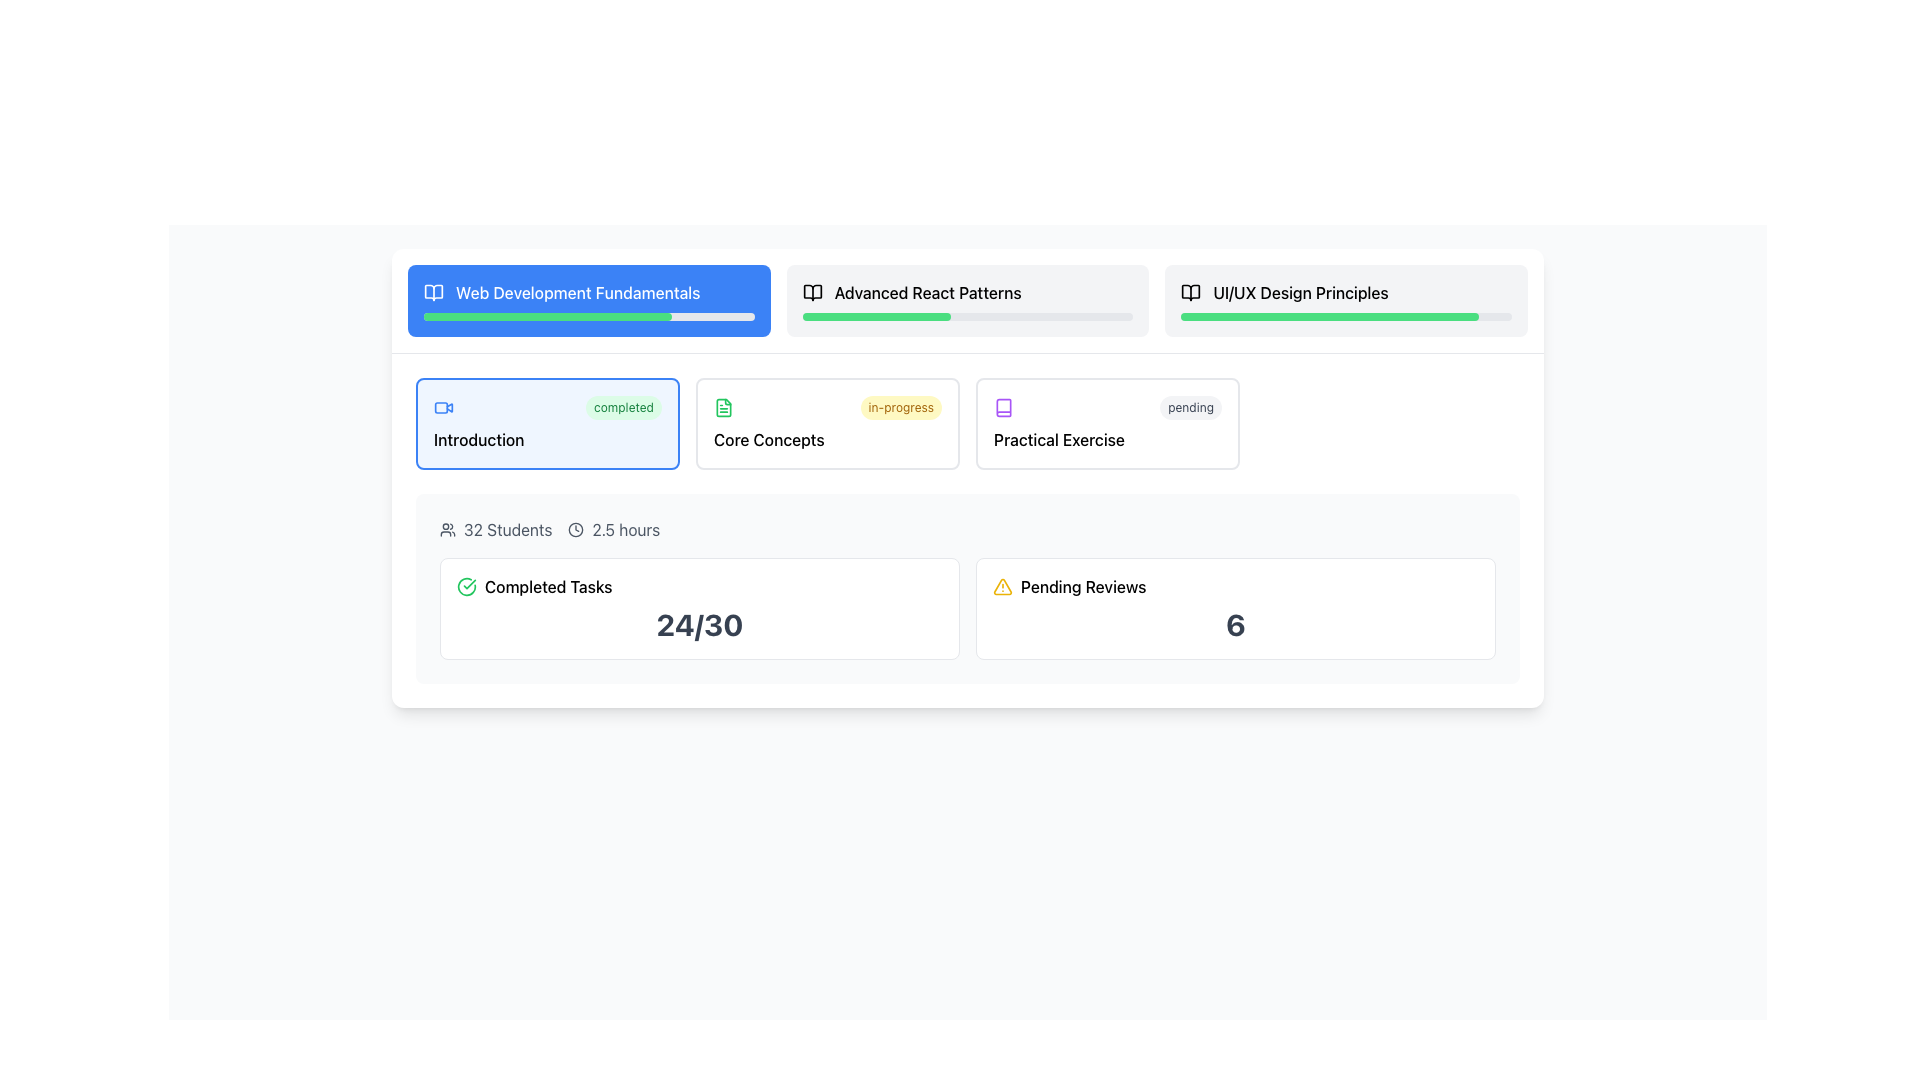 The height and width of the screenshot is (1080, 1920). Describe the element at coordinates (900, 407) in the screenshot. I see `the status display label for the 'Core Concepts' task, located next to a green document icon and above the 'Completed Tasks' and 'Pending Reviews' summary boxes` at that location.